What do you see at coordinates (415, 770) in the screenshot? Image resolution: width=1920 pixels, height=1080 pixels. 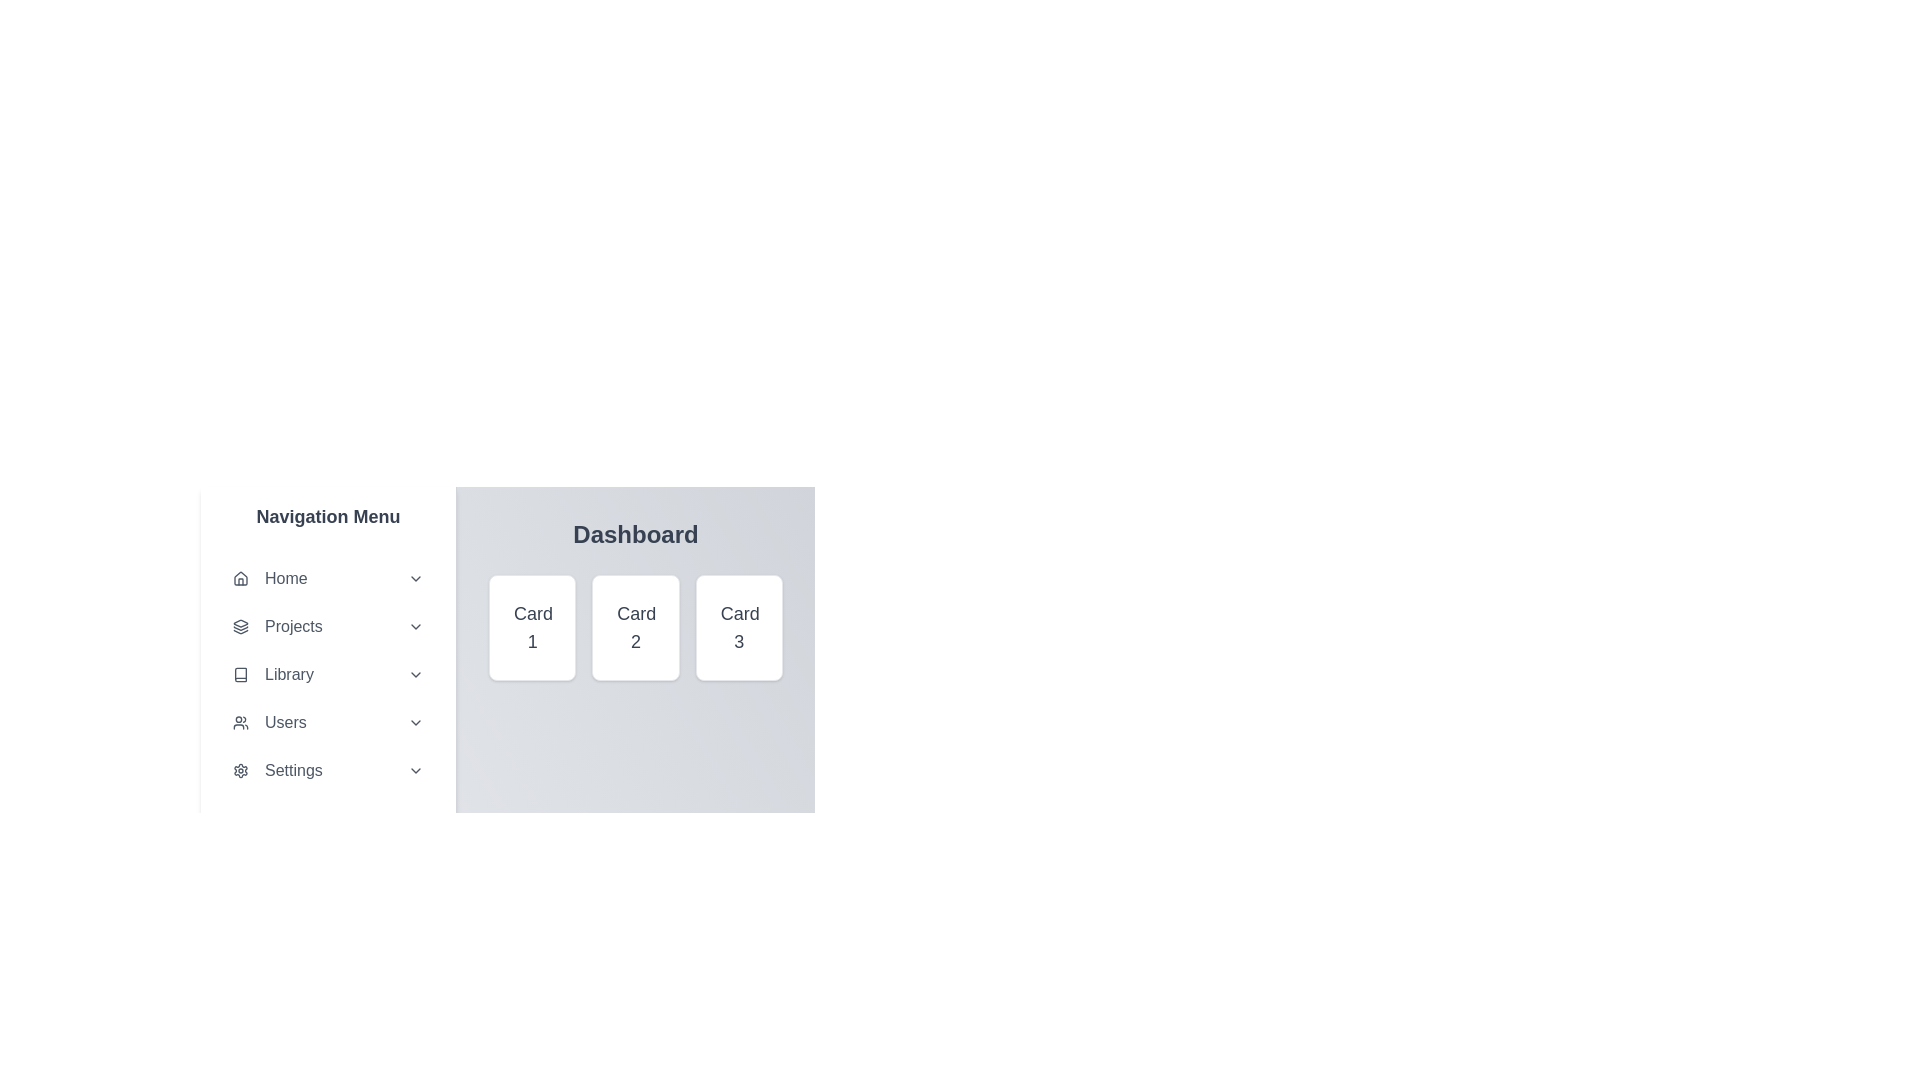 I see `the Dropdown toggle icon located at the far right of the Settings text in the navigation menu` at bounding box center [415, 770].